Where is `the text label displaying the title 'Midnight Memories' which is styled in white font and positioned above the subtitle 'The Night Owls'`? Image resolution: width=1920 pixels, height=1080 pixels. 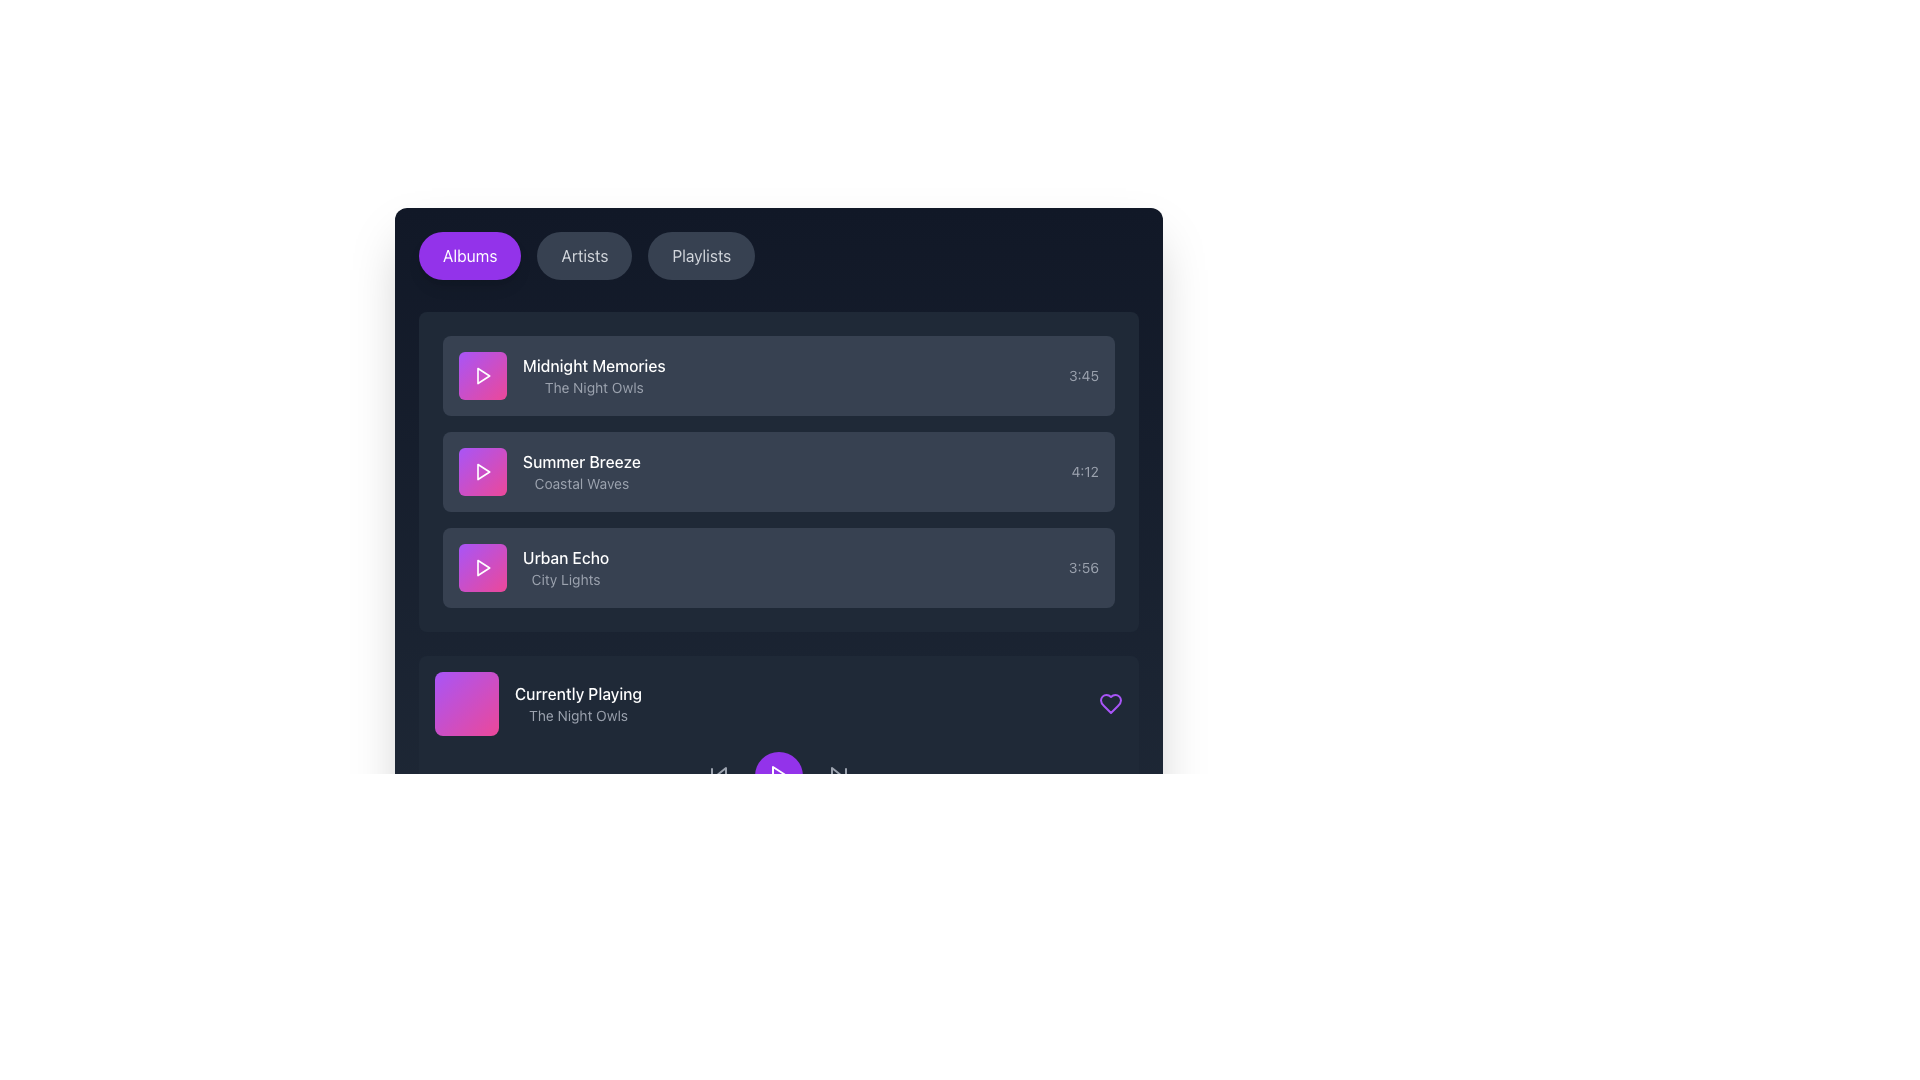 the text label displaying the title 'Midnight Memories' which is styled in white font and positioned above the subtitle 'The Night Owls' is located at coordinates (593, 366).